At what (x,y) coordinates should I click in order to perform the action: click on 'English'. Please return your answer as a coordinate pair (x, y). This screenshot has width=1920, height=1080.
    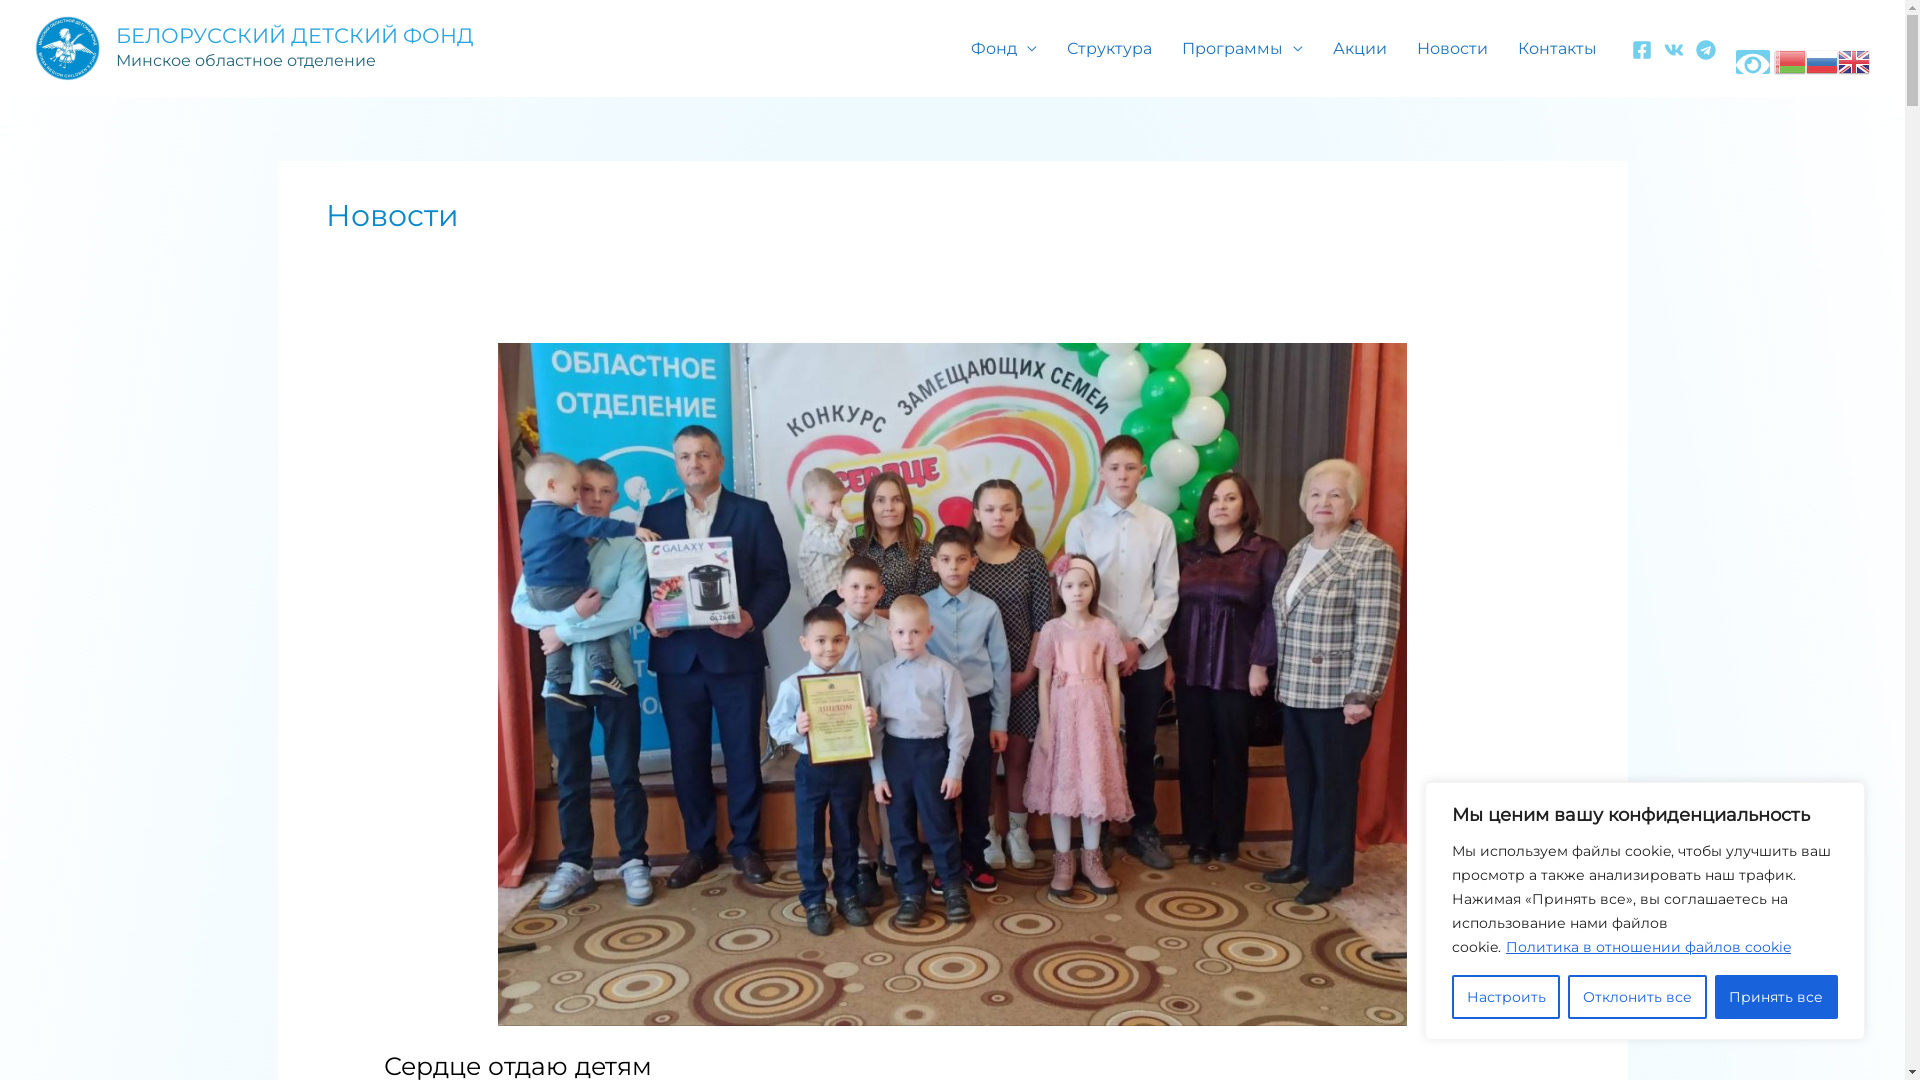
    Looking at the image, I should click on (1838, 58).